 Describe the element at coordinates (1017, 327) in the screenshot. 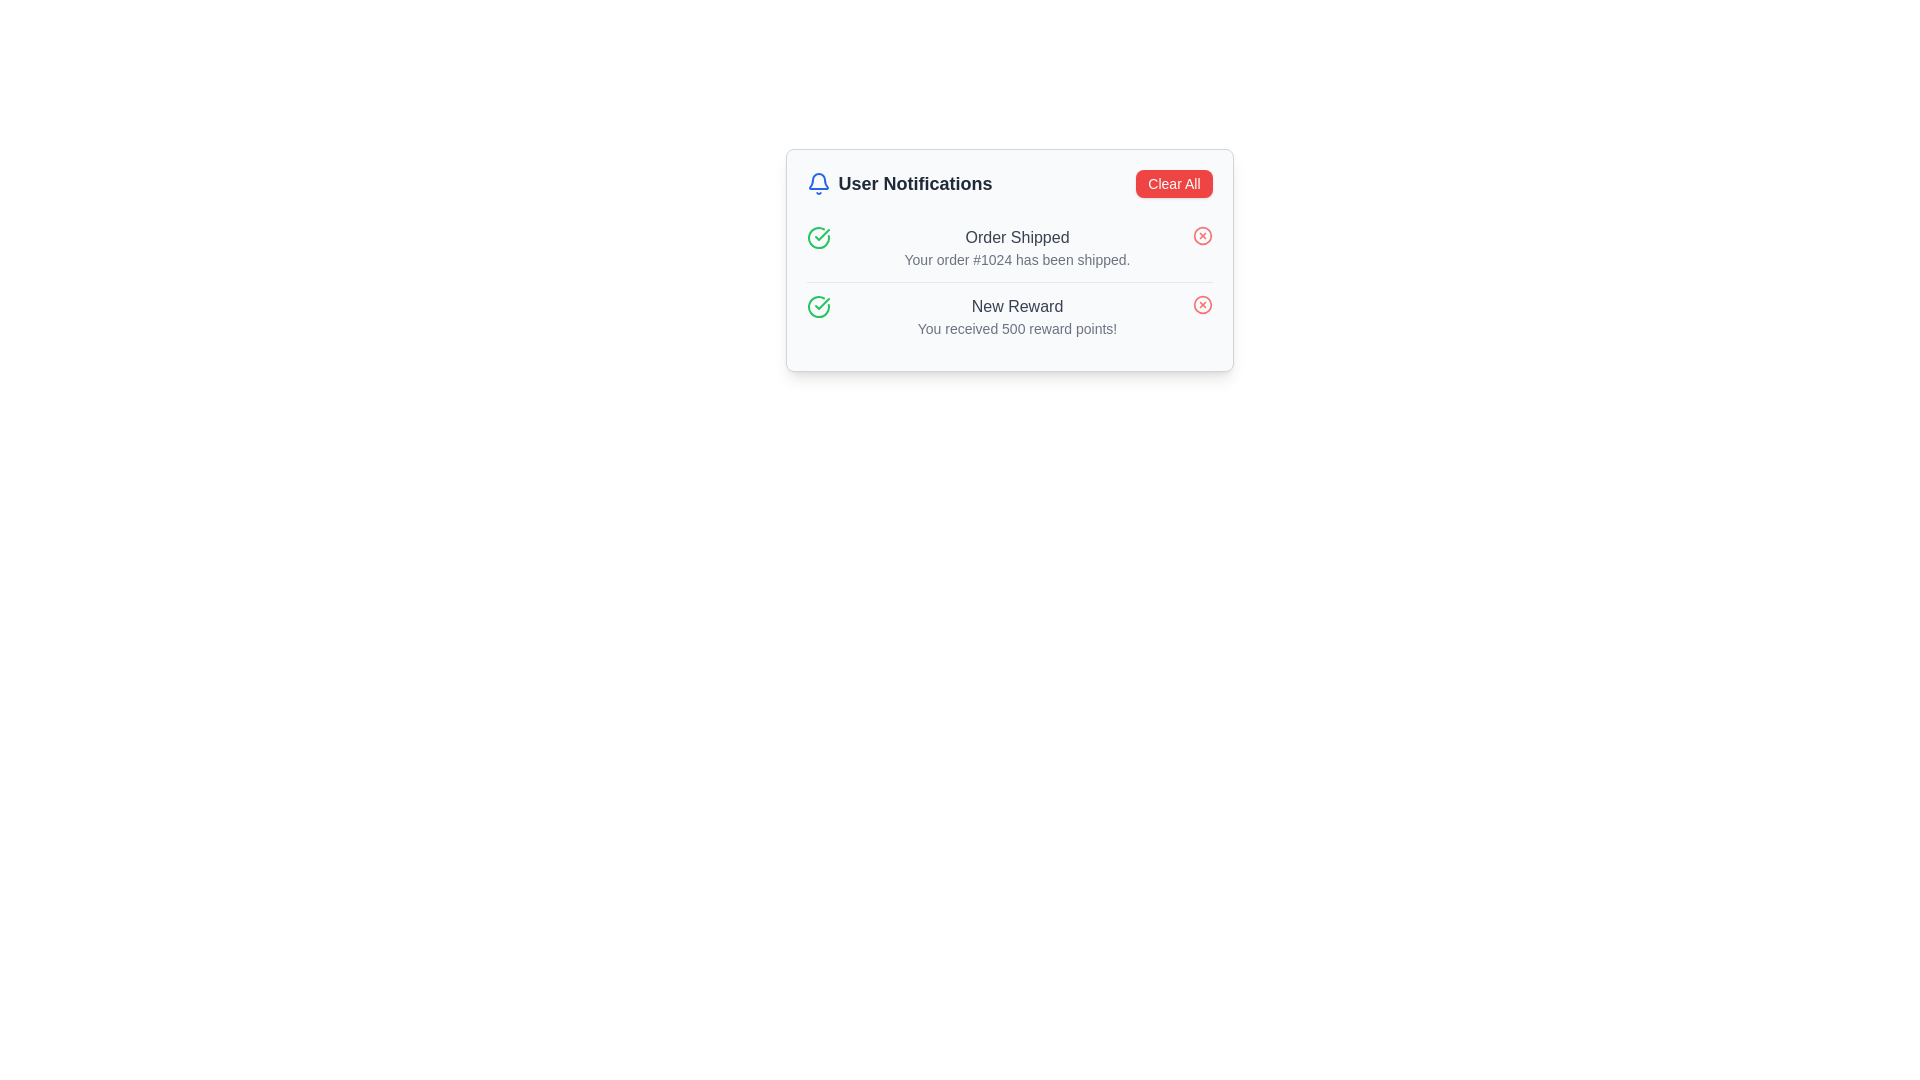

I see `the text label displaying 'You received 500 reward points!', which is located below the 'New Reward' heading in a notification card` at that location.